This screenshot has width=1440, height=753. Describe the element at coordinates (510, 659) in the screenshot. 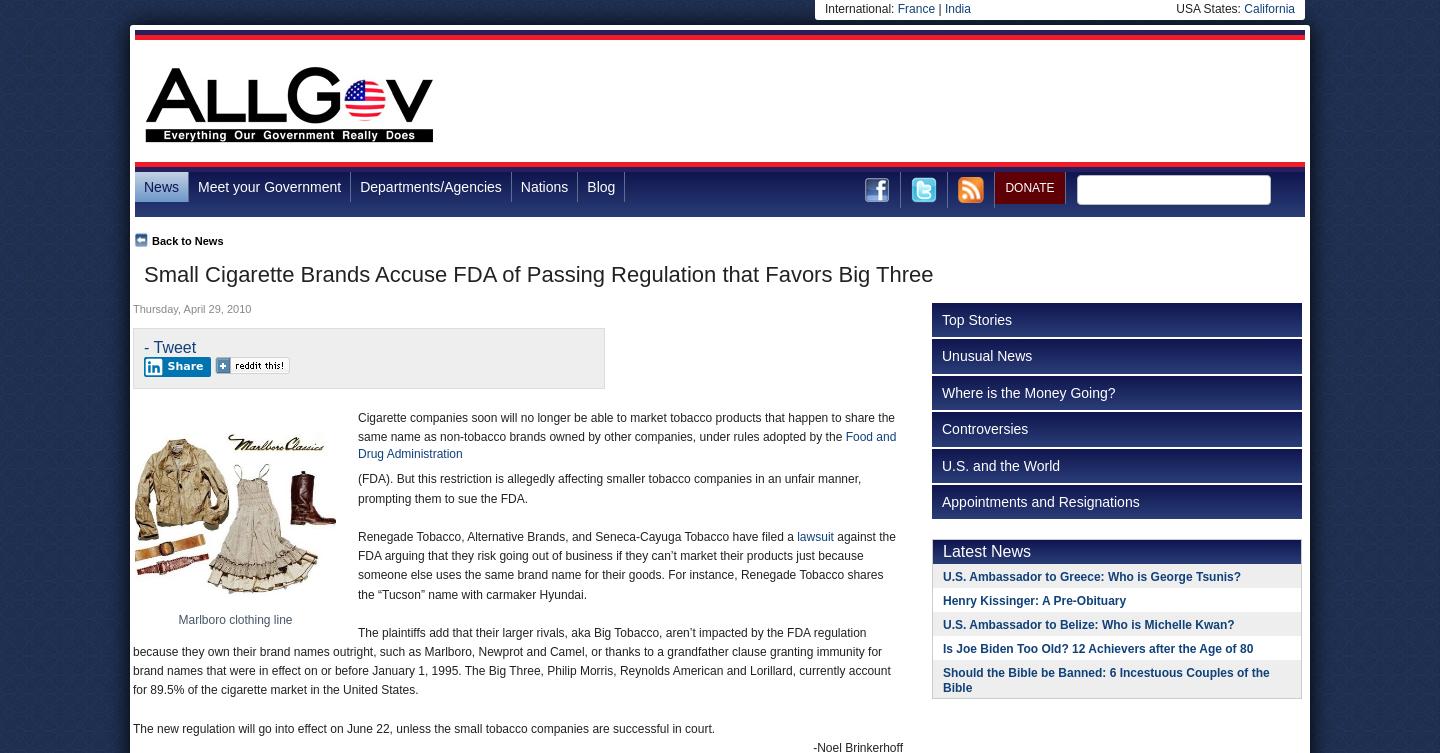

I see `'The plaintiffs add that their larger rivals, aka Big Tobacco, aren’t impacted by the FDA regulation because they own their brand names outright, such as Marlboro, Newprot and Camel, or thanks to a grandfather clause granting immunity for brand names that were in effect on or before January 1, 1995. The Big Three, Philip Morris, Reynolds American and Lorillard, currently account for 89.5% of the cigarette market in the United States.'` at that location.